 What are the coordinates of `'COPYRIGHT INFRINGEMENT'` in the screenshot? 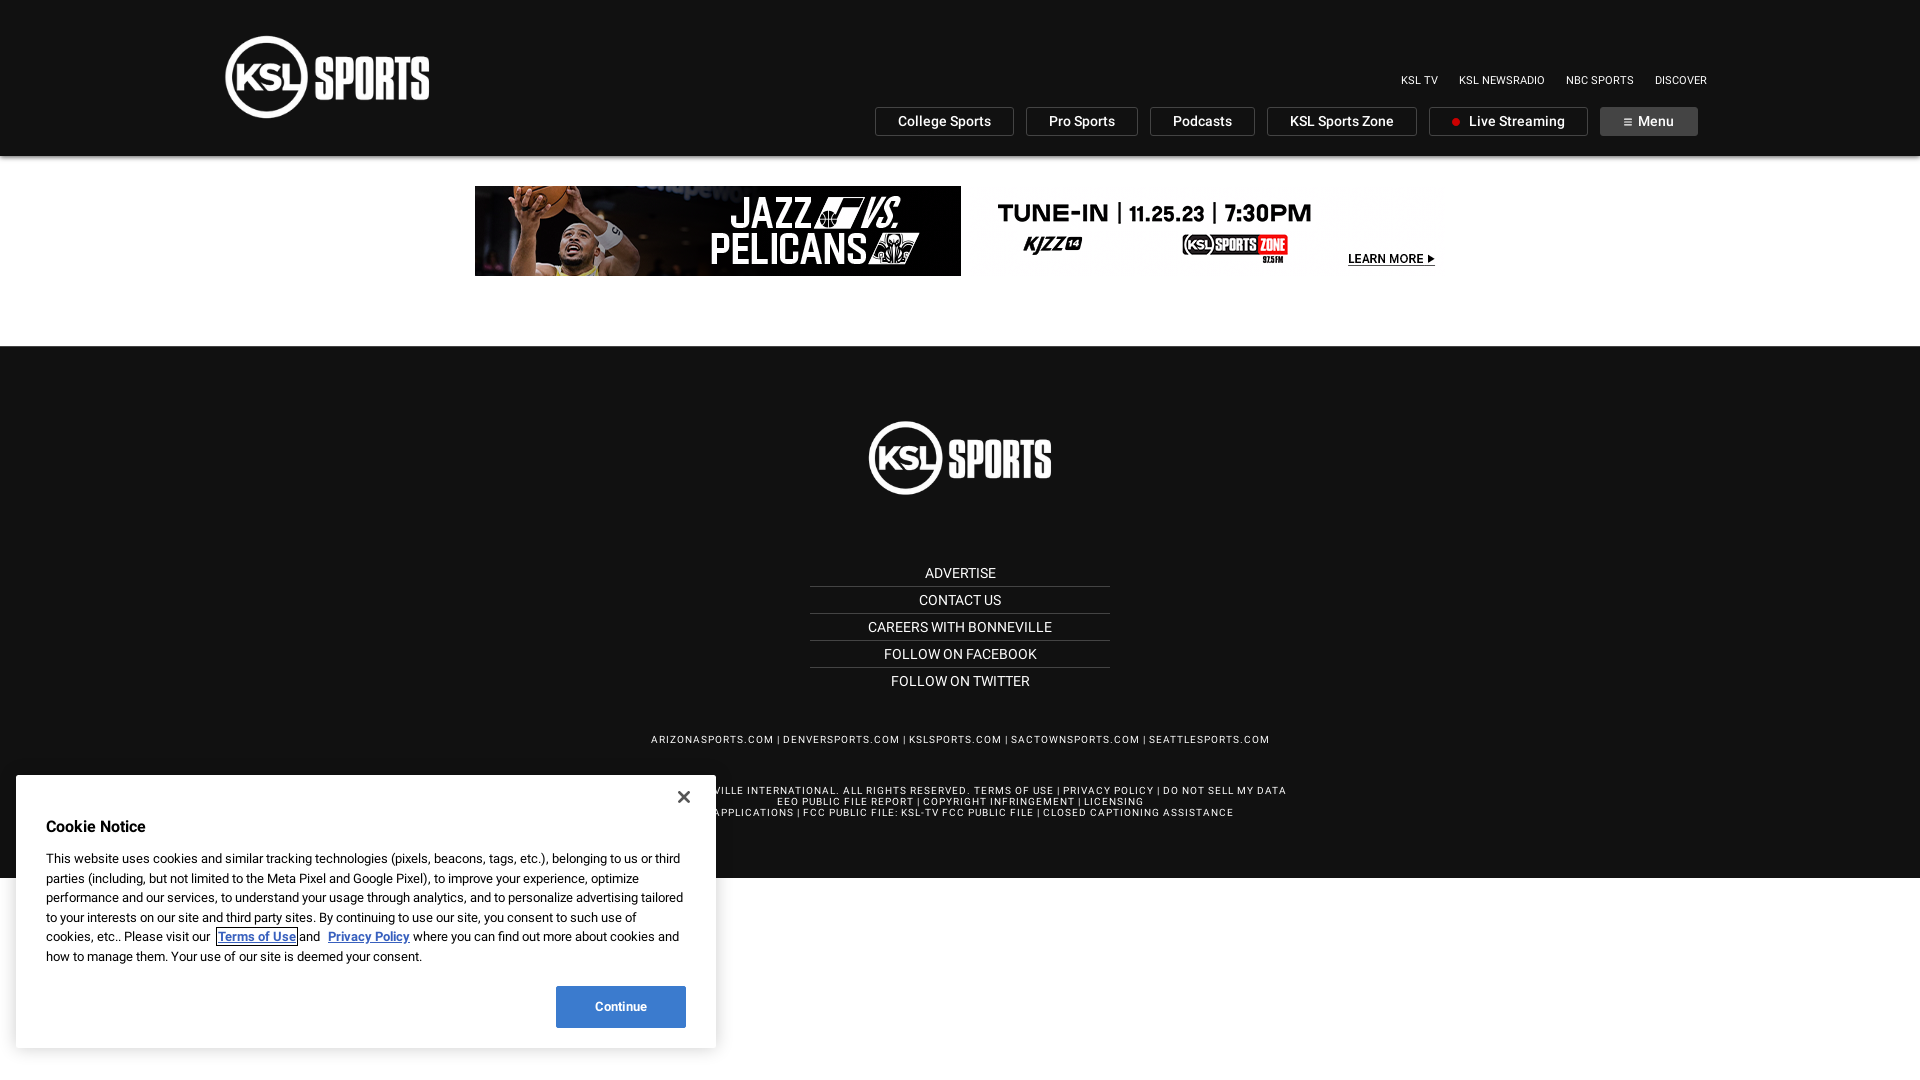 It's located at (920, 800).